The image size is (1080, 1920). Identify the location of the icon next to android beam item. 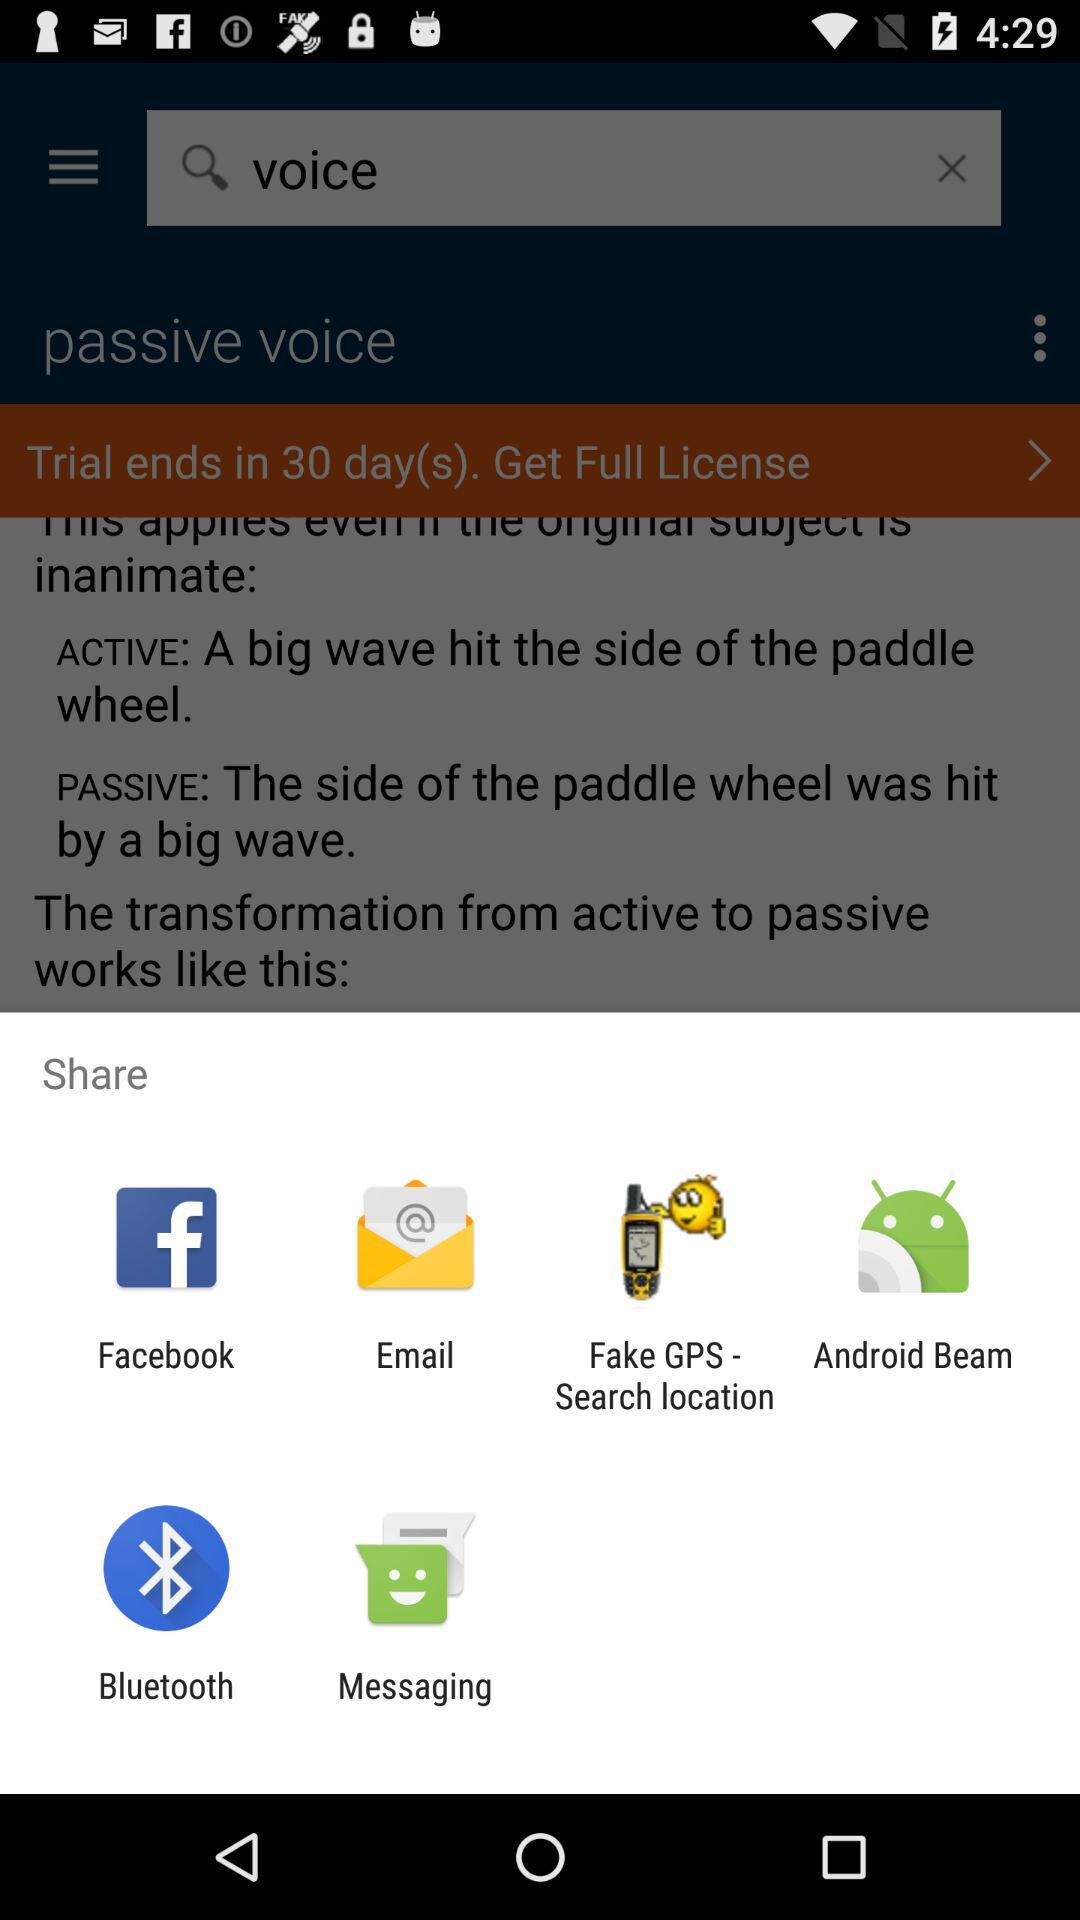
(664, 1374).